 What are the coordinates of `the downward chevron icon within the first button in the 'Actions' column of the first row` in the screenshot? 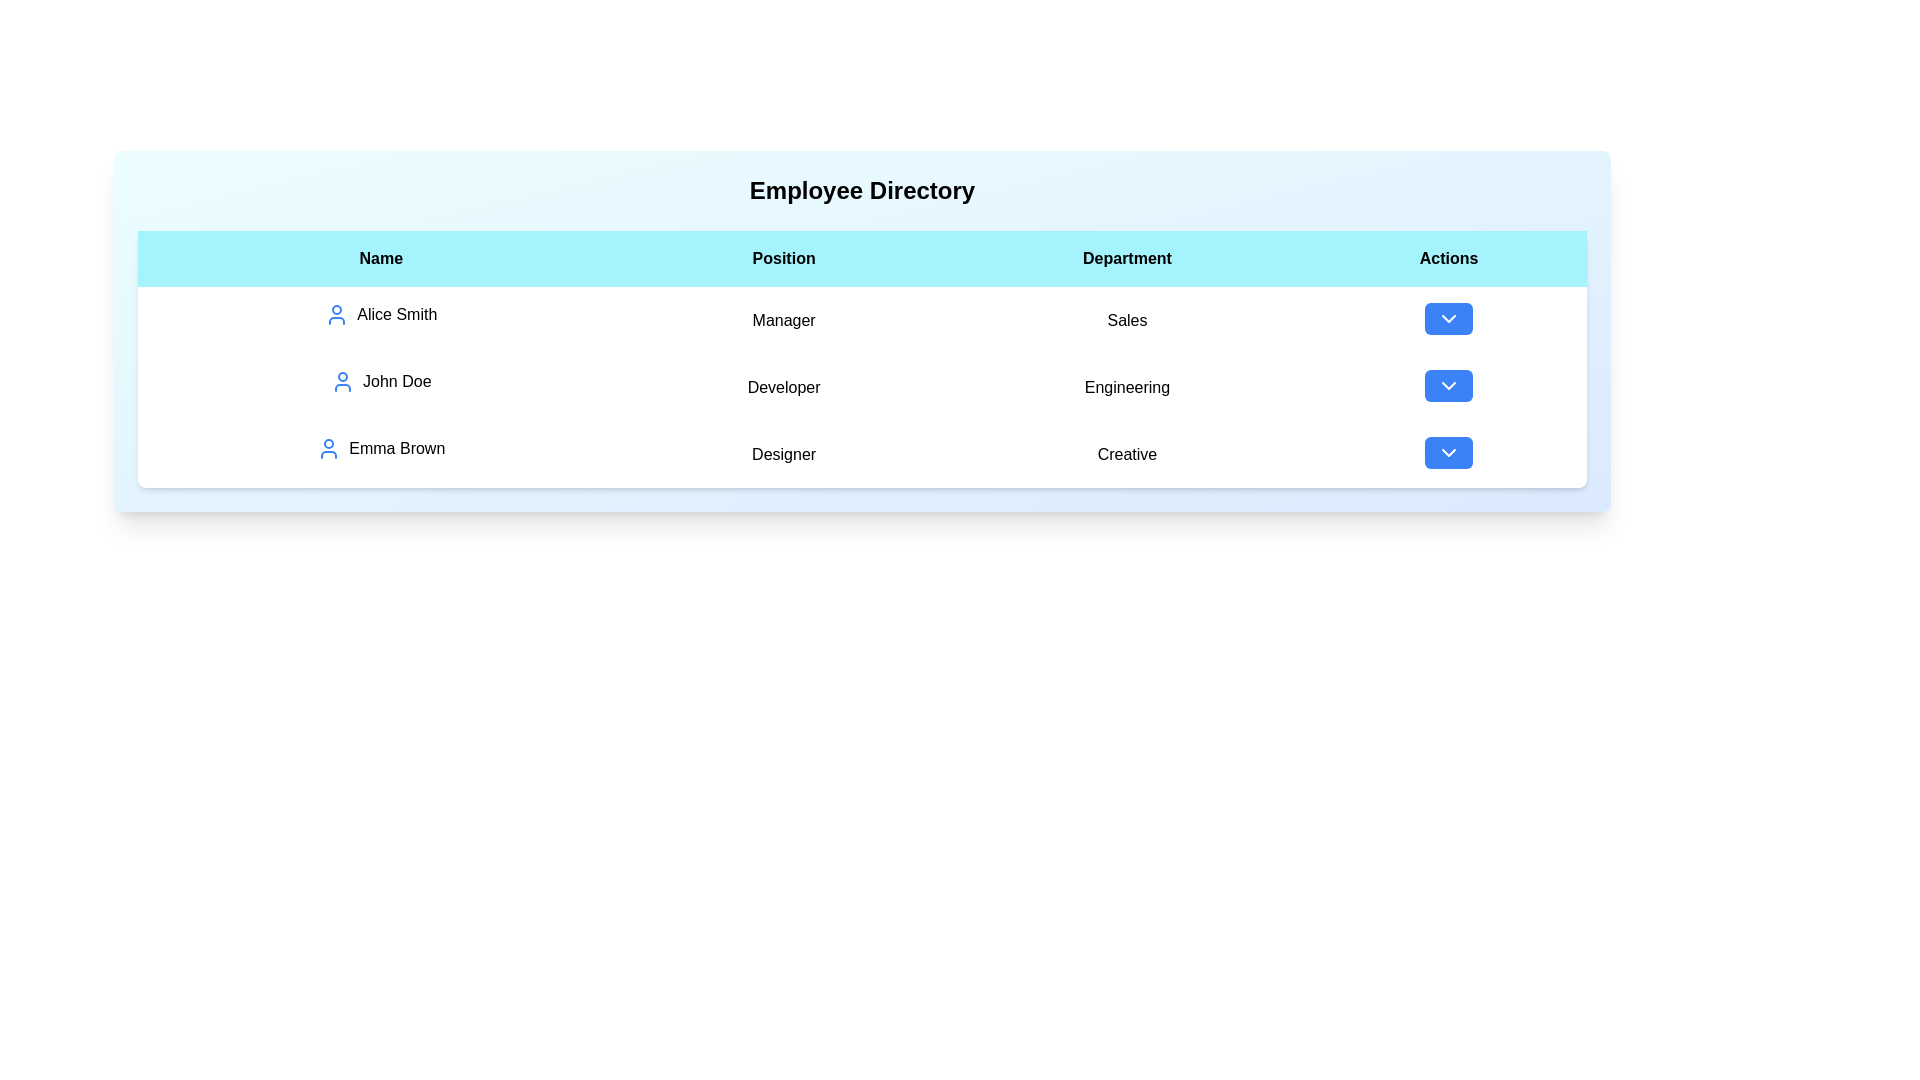 It's located at (1449, 318).